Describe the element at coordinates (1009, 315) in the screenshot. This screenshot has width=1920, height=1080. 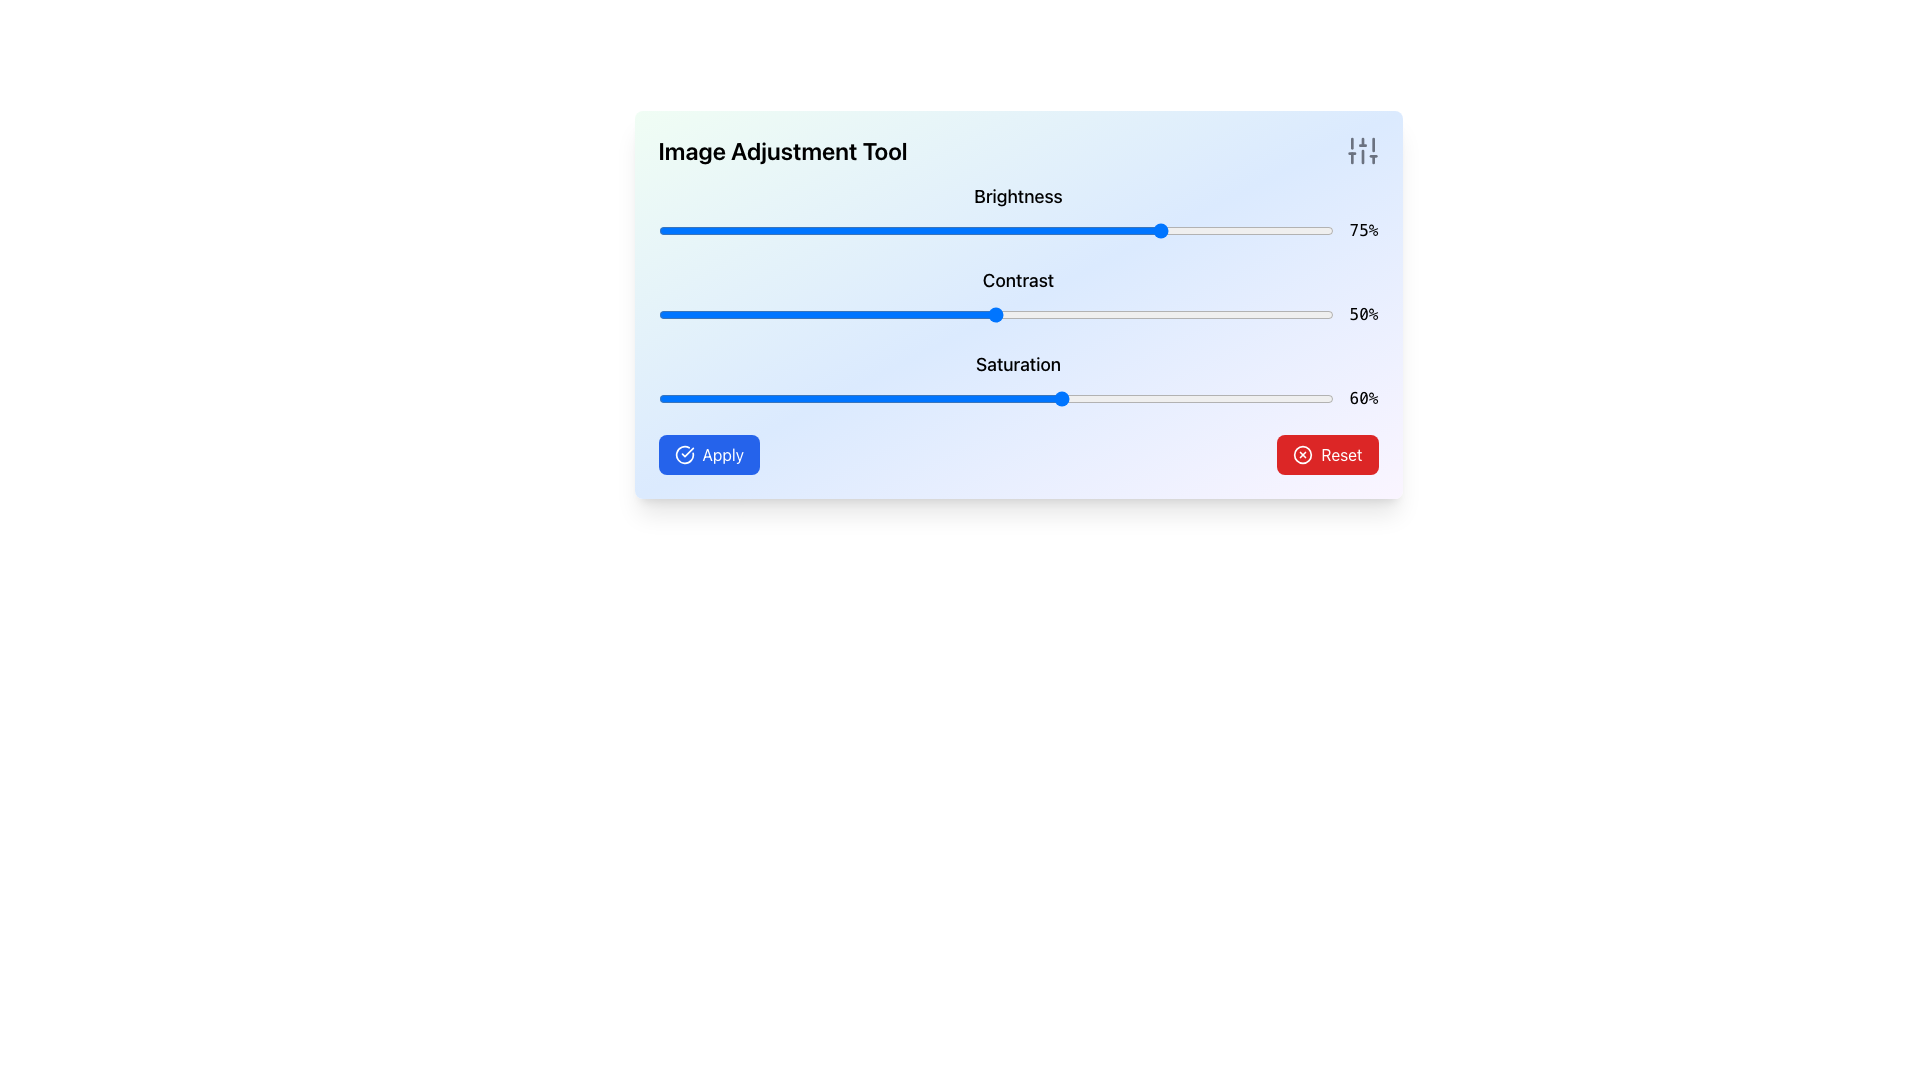
I see `contrast` at that location.